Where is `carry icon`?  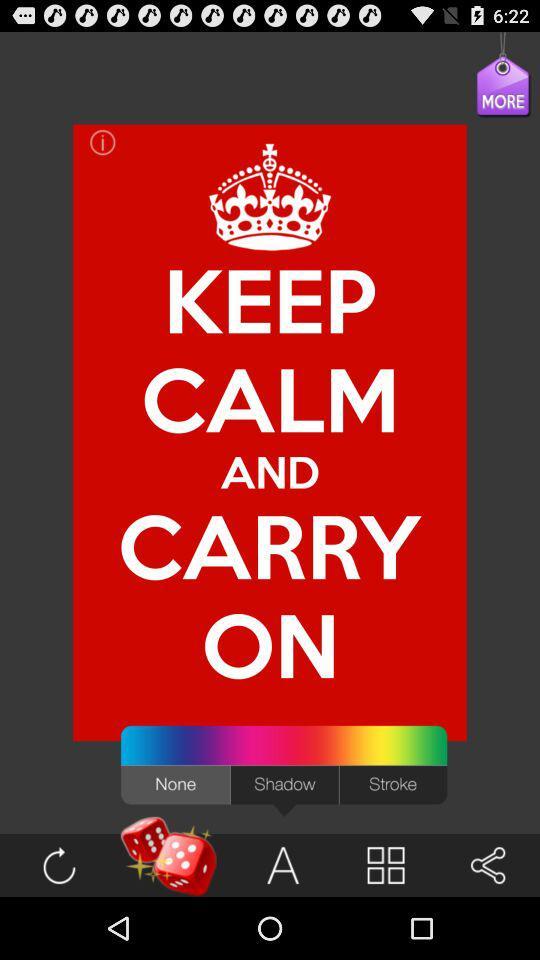 carry icon is located at coordinates (270, 546).